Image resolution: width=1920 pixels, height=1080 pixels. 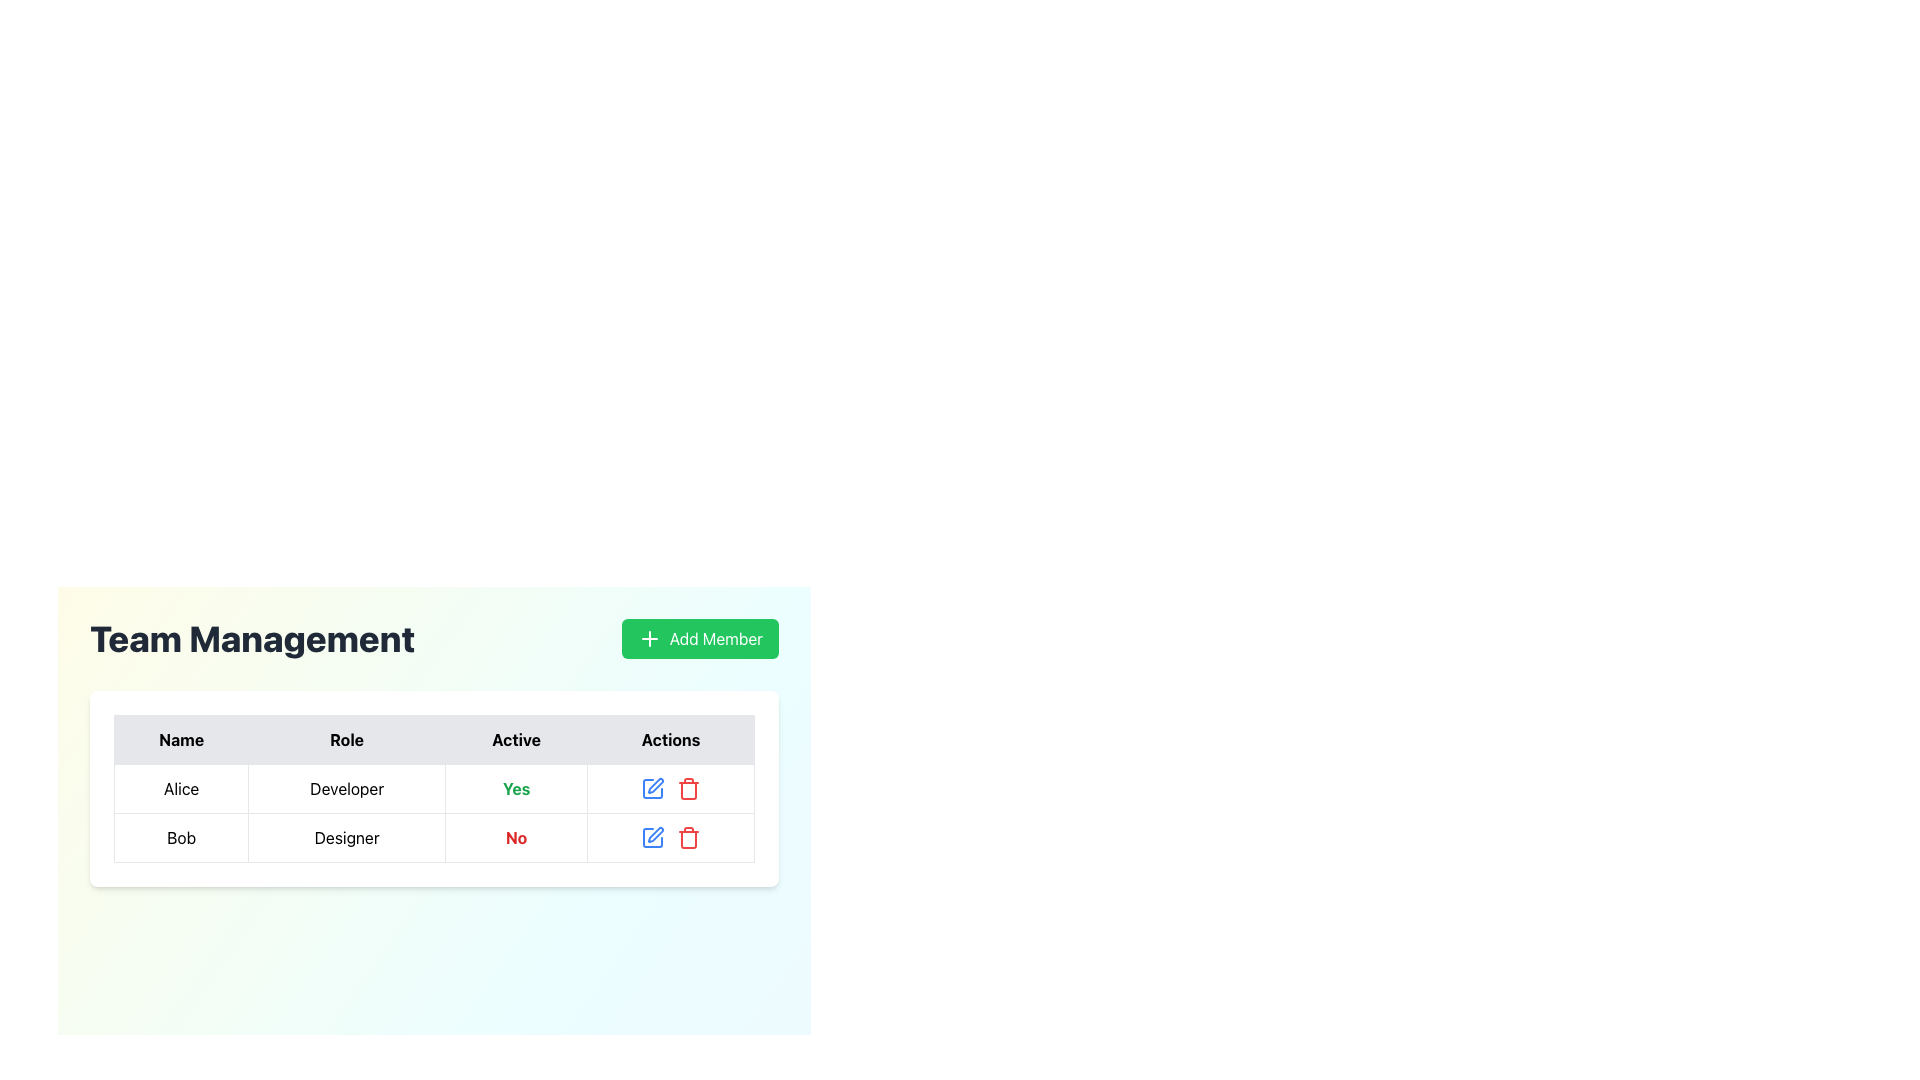 What do you see at coordinates (656, 785) in the screenshot?
I see `the 'Edit' button located in the 'Actions' column of the row labeled 'Alice'` at bounding box center [656, 785].